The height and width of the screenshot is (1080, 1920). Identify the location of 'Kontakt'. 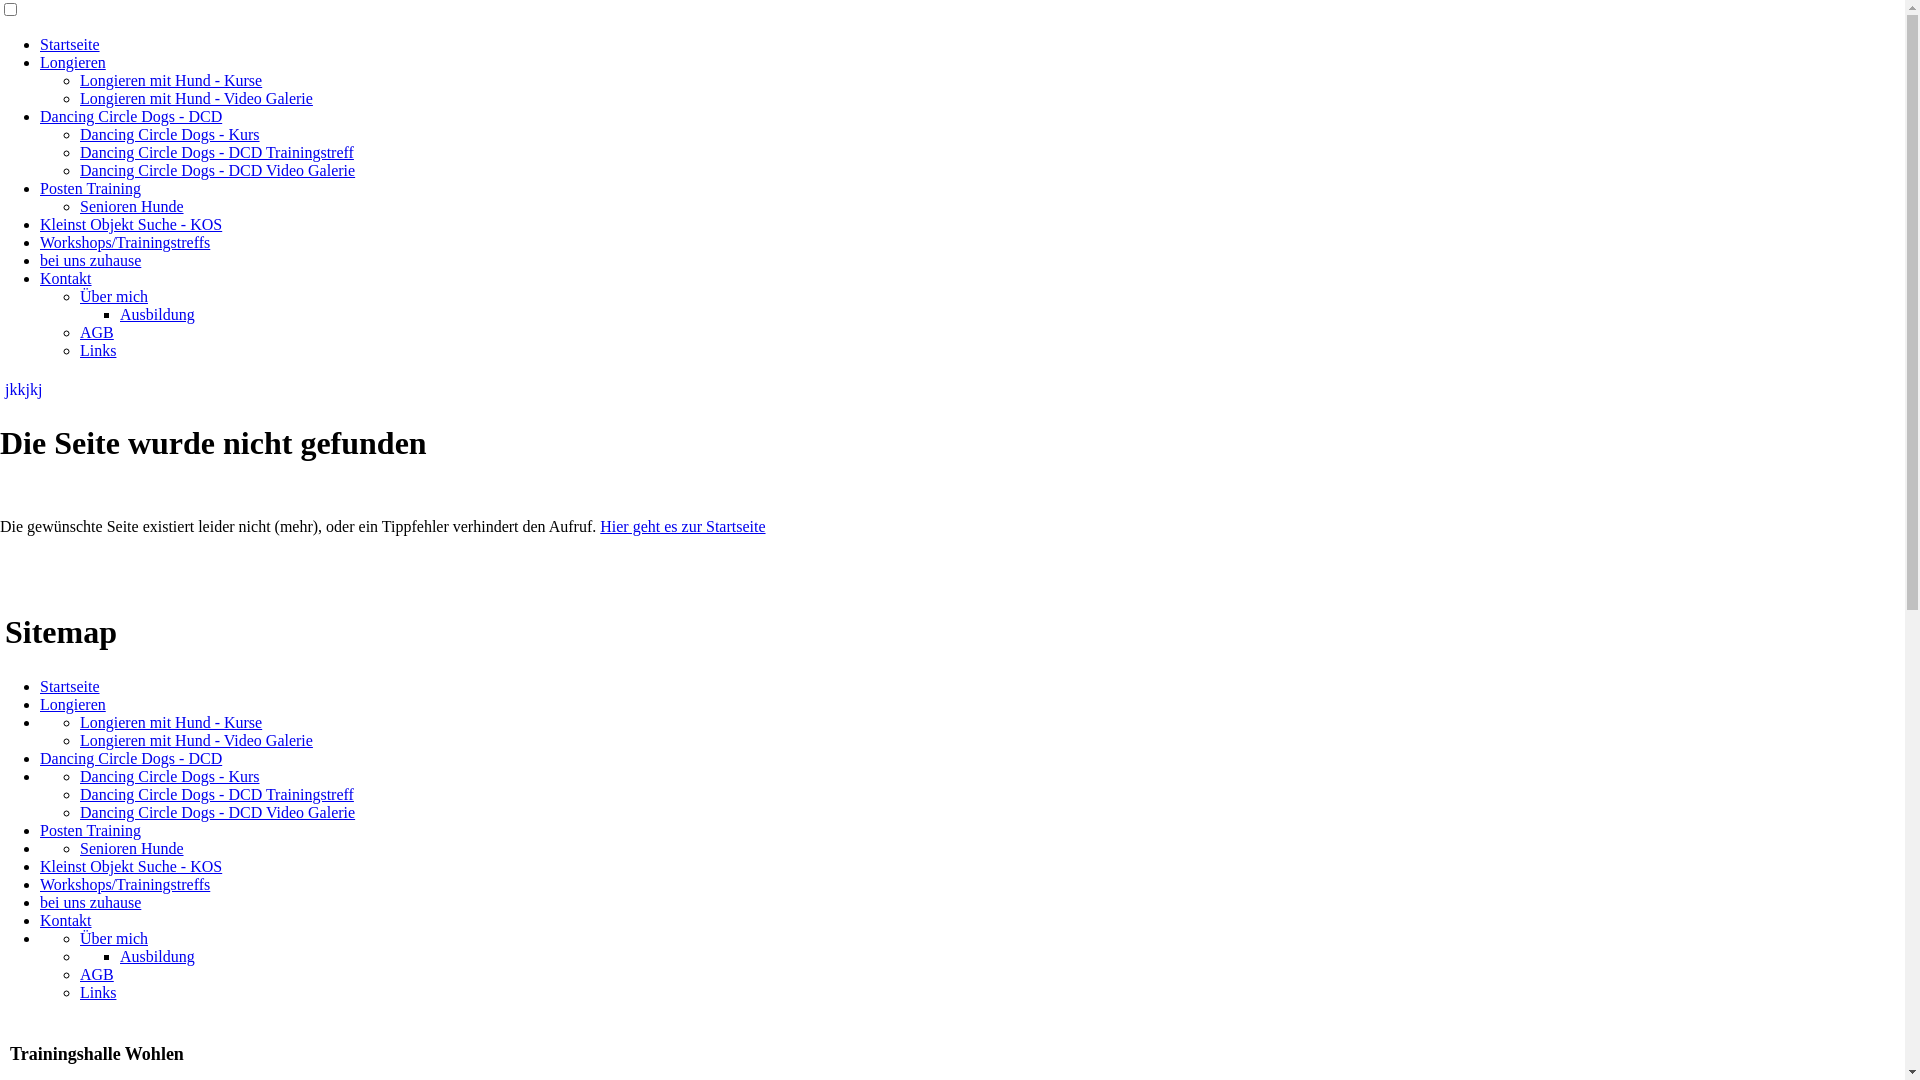
(66, 278).